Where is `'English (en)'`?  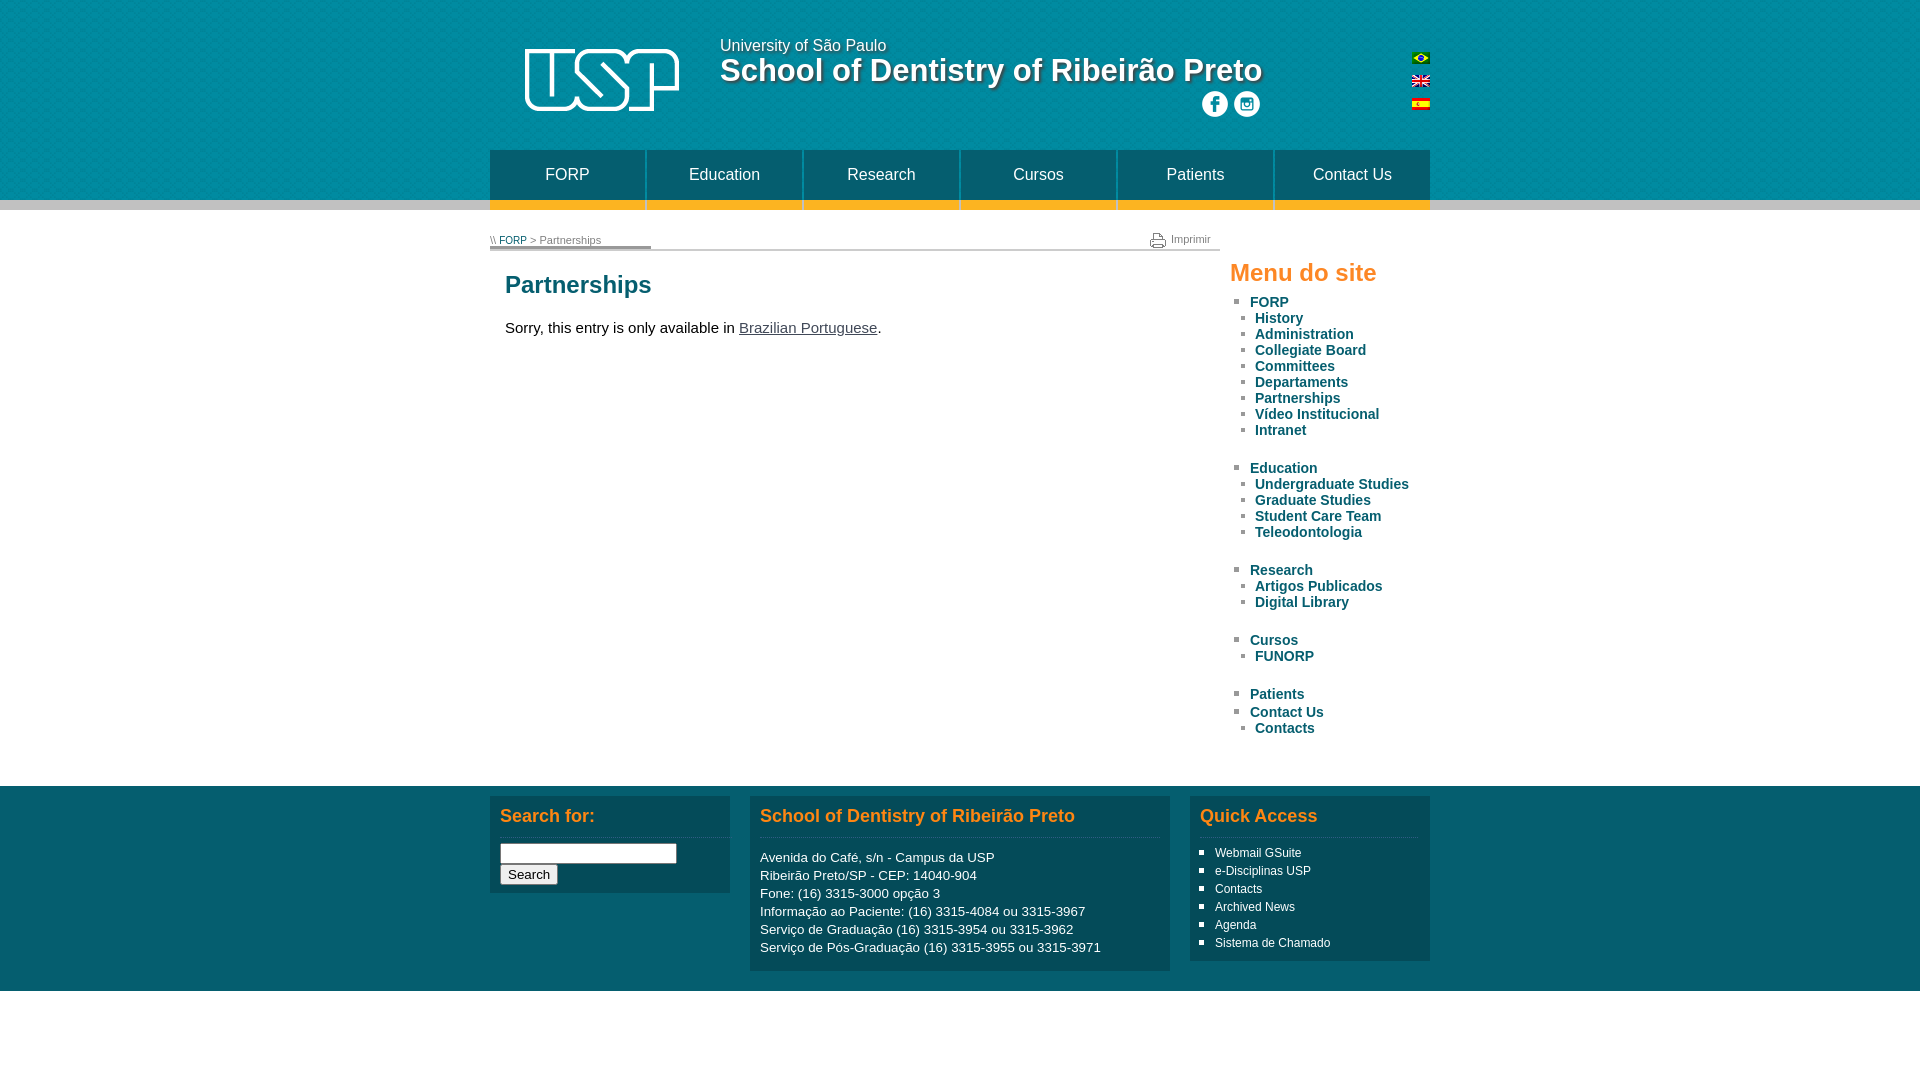
'English (en)' is located at coordinates (1419, 80).